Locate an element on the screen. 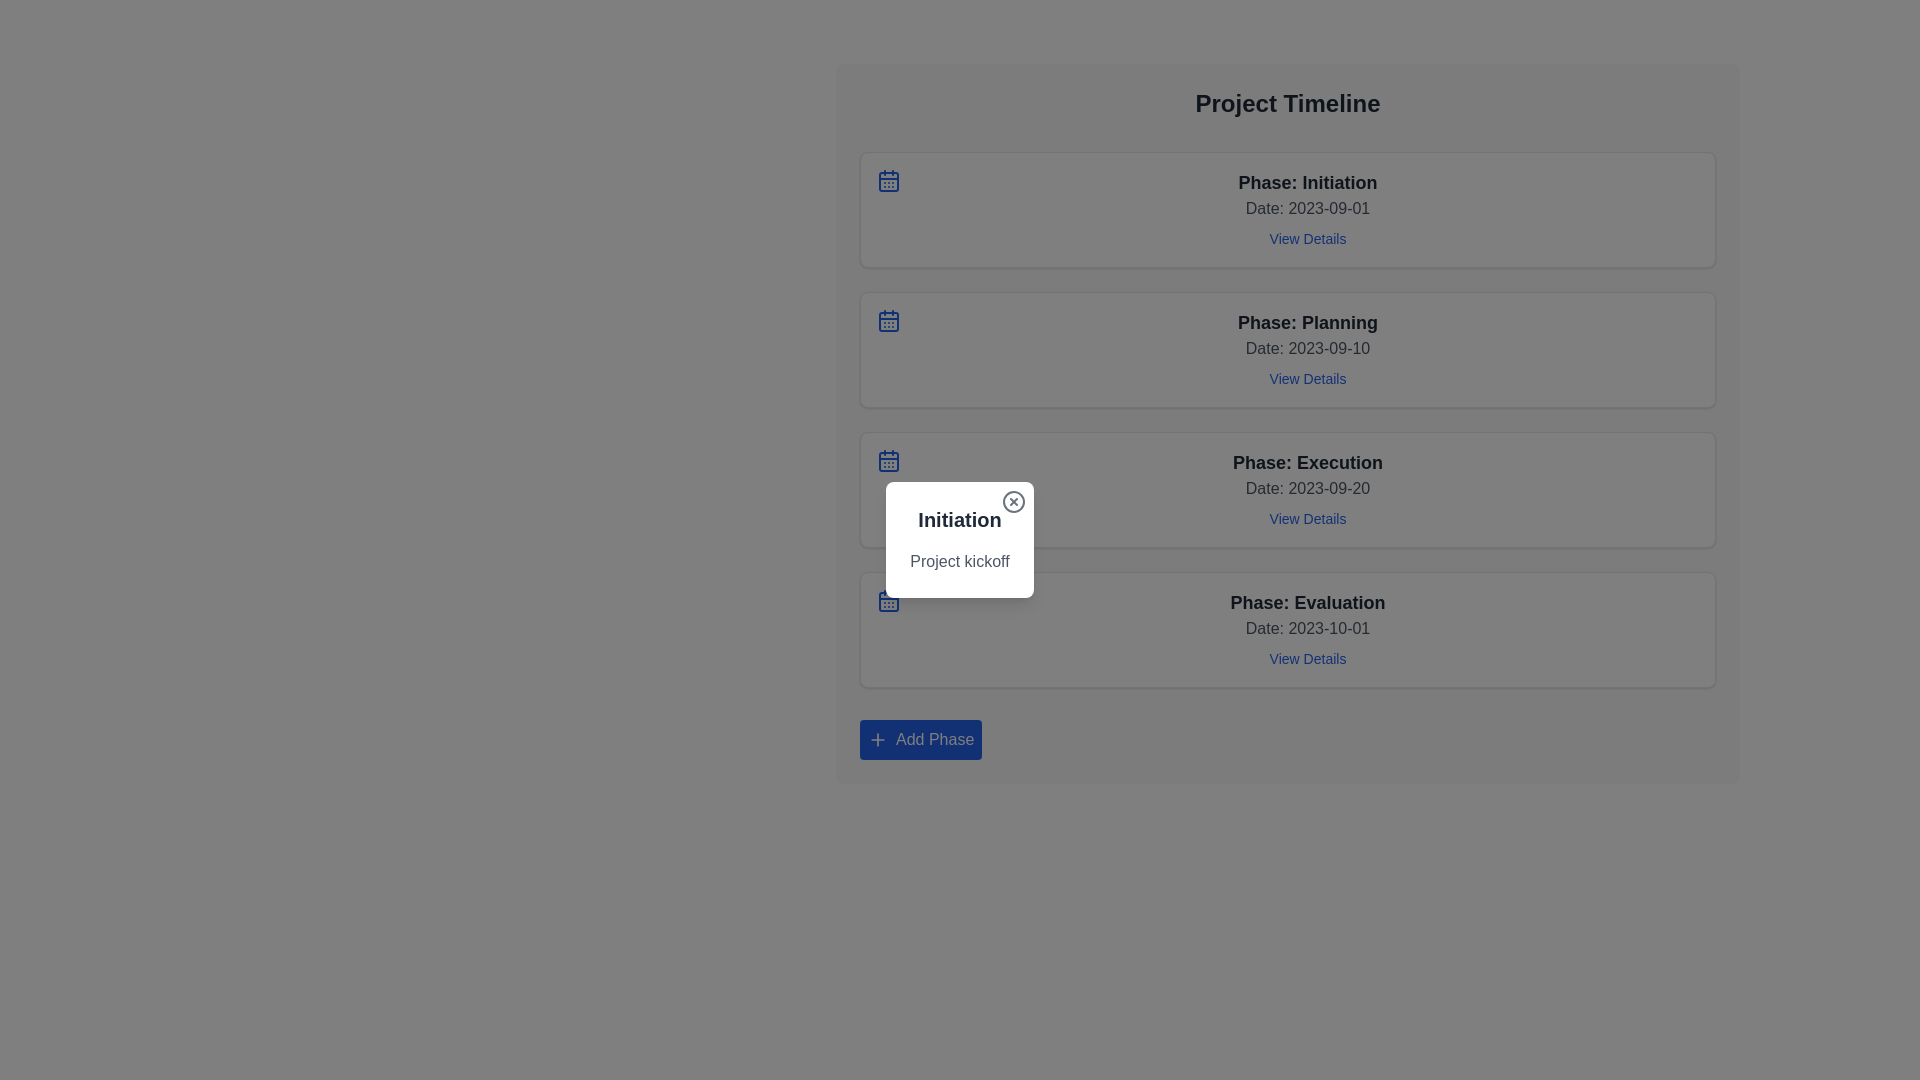 This screenshot has height=1080, width=1920. the text block containing the phrase 'Phase: Evaluation', which is styled in bold and located at the bottom of the timeline list is located at coordinates (1308, 601).